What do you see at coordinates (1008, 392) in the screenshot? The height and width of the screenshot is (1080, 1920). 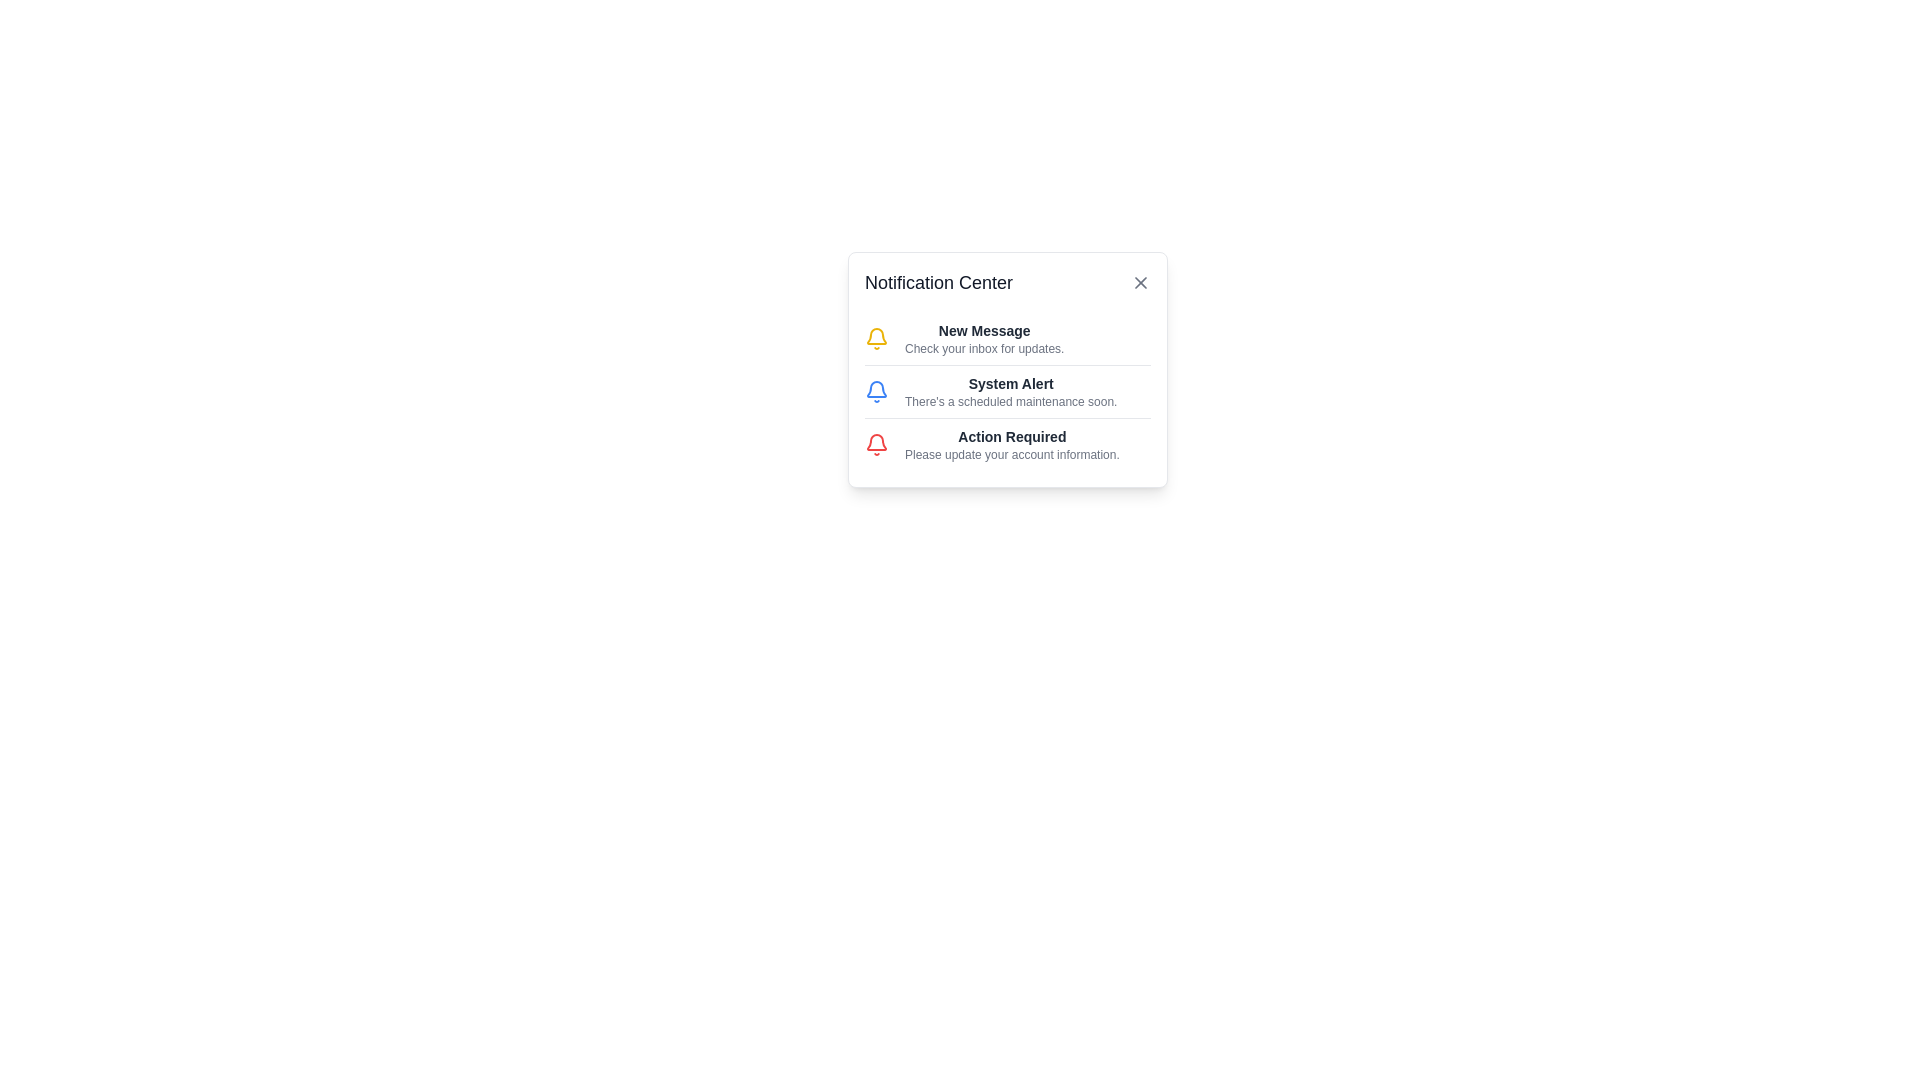 I see `the second notification in the 'Notification Center' titled 'System Alert' which contains a blue bell icon, a bold heading, and descriptive text` at bounding box center [1008, 392].